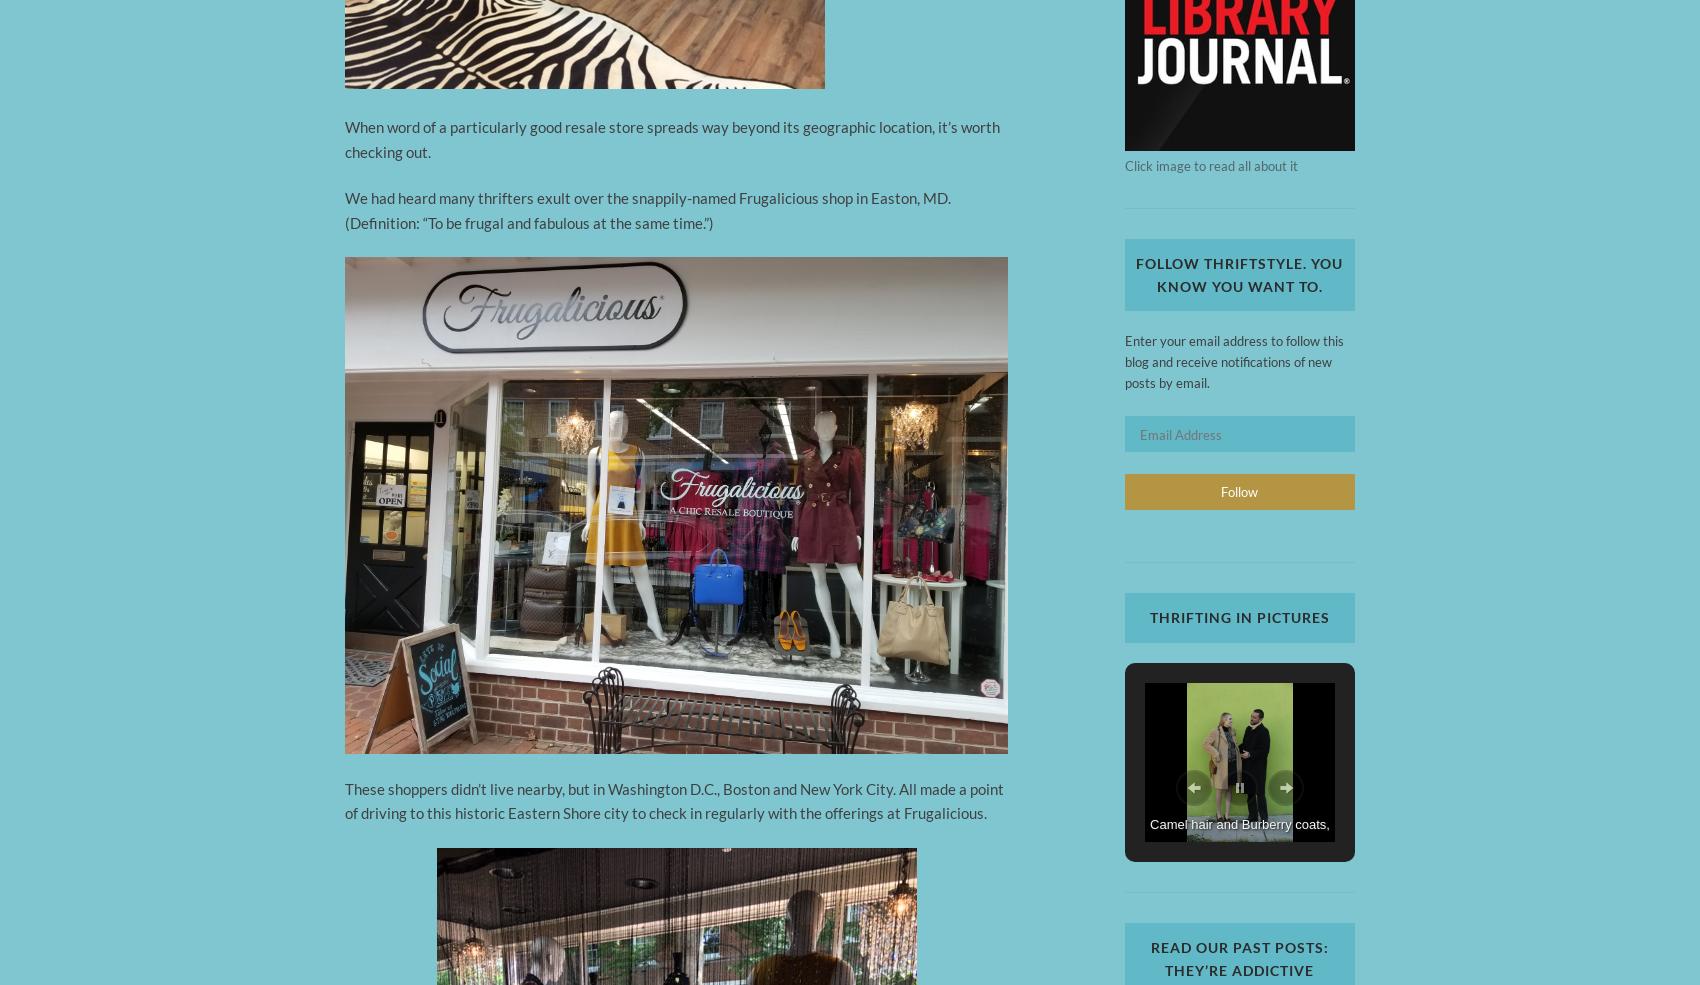 The width and height of the screenshot is (1700, 985). I want to click on 'These shoppers didn’t live nearby, but in Washington D.C., Boston and New York City. All made a point of driving to this historic Eastern Shore city to check in regularly with the offerings at Frugalicious.', so click(674, 799).